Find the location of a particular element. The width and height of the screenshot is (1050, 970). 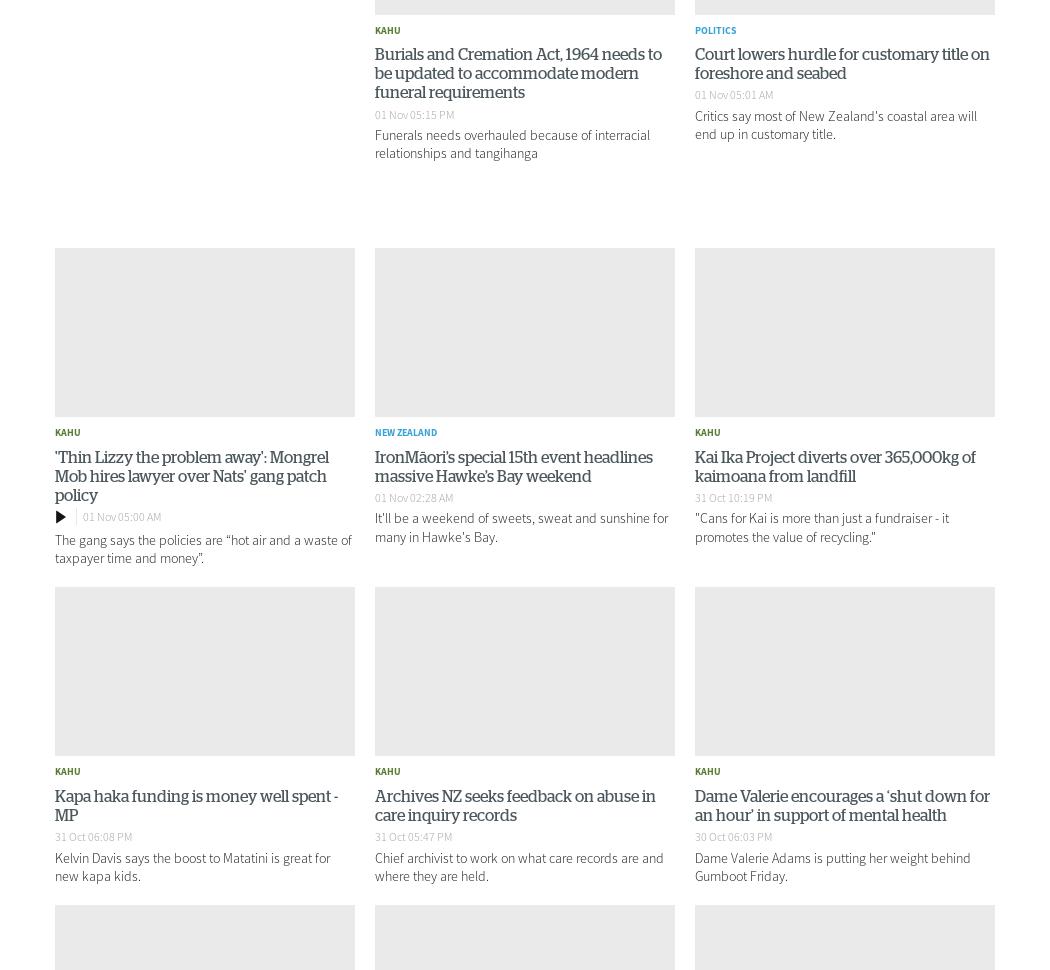

'01 Nov 05:00 AM' is located at coordinates (121, 516).